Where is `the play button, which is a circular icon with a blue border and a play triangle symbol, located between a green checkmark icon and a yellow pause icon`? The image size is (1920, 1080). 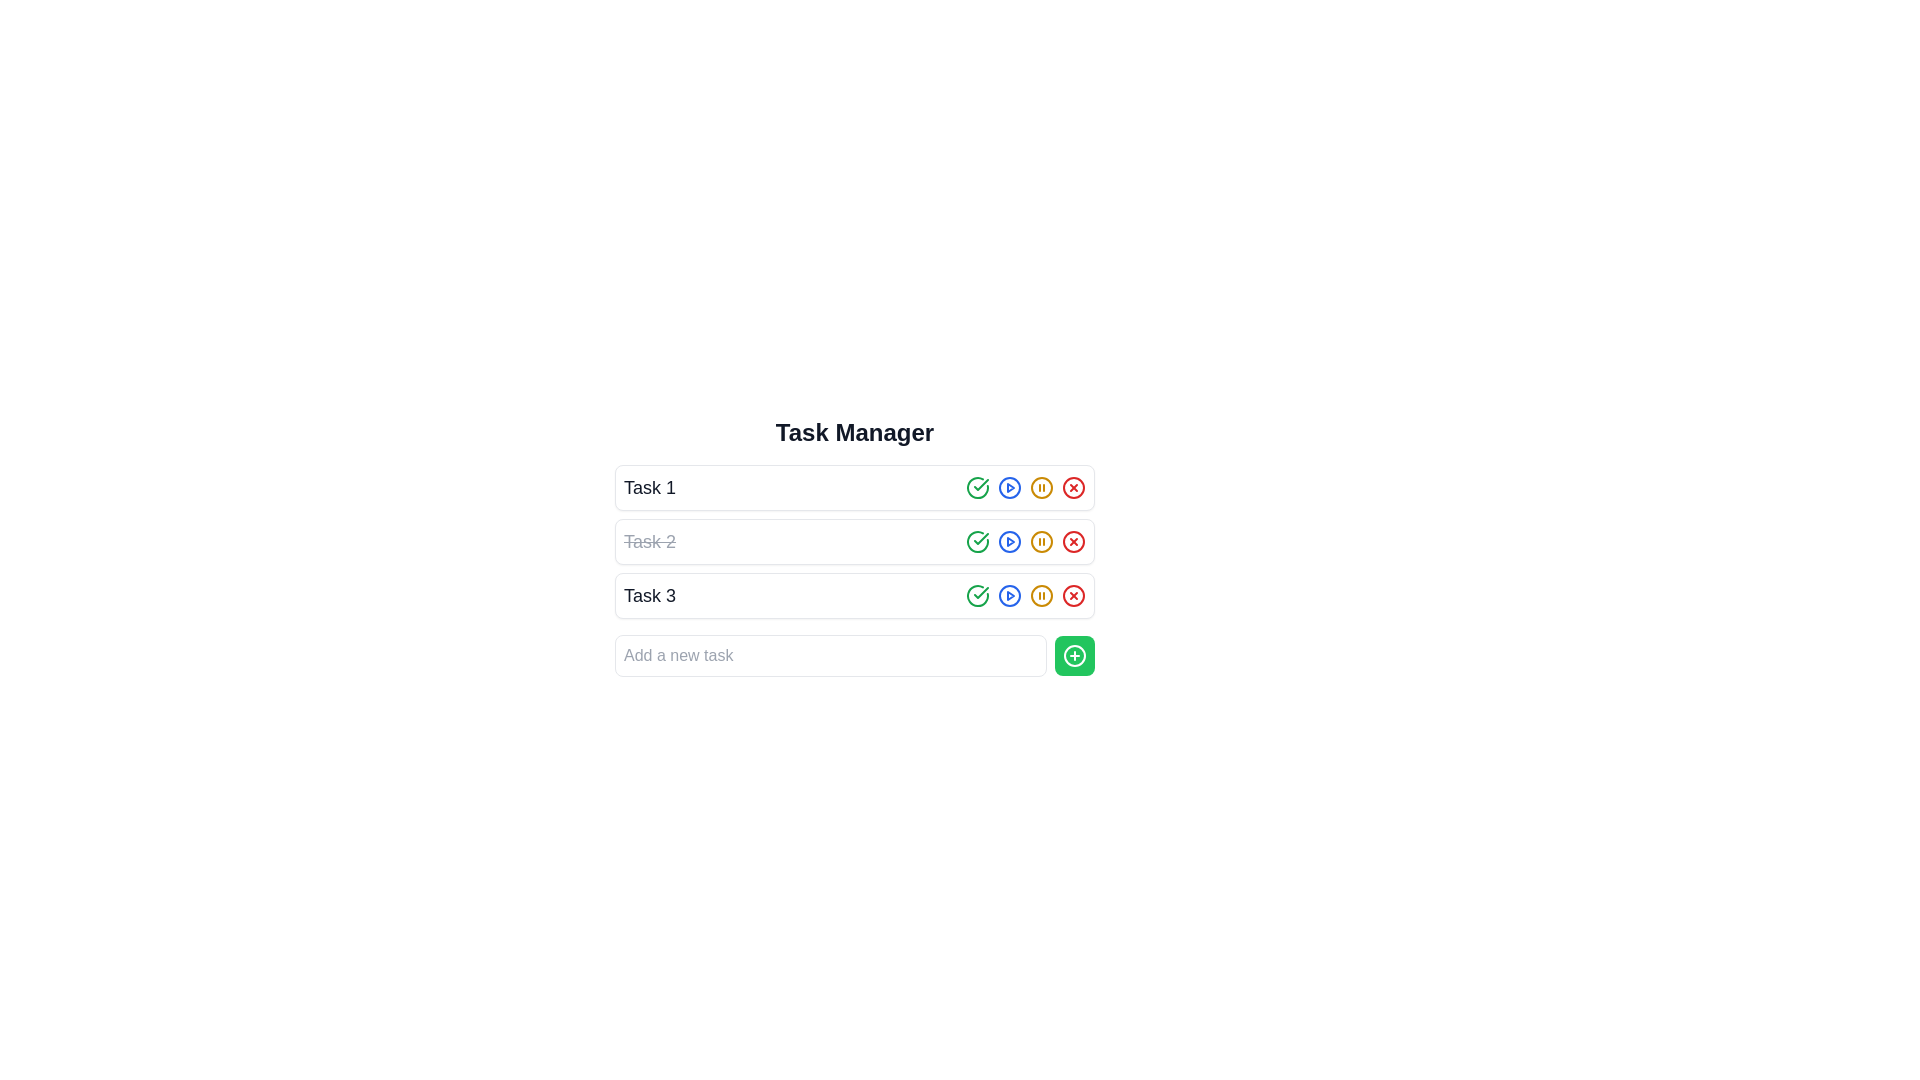
the play button, which is a circular icon with a blue border and a play triangle symbol, located between a green checkmark icon and a yellow pause icon is located at coordinates (1009, 595).